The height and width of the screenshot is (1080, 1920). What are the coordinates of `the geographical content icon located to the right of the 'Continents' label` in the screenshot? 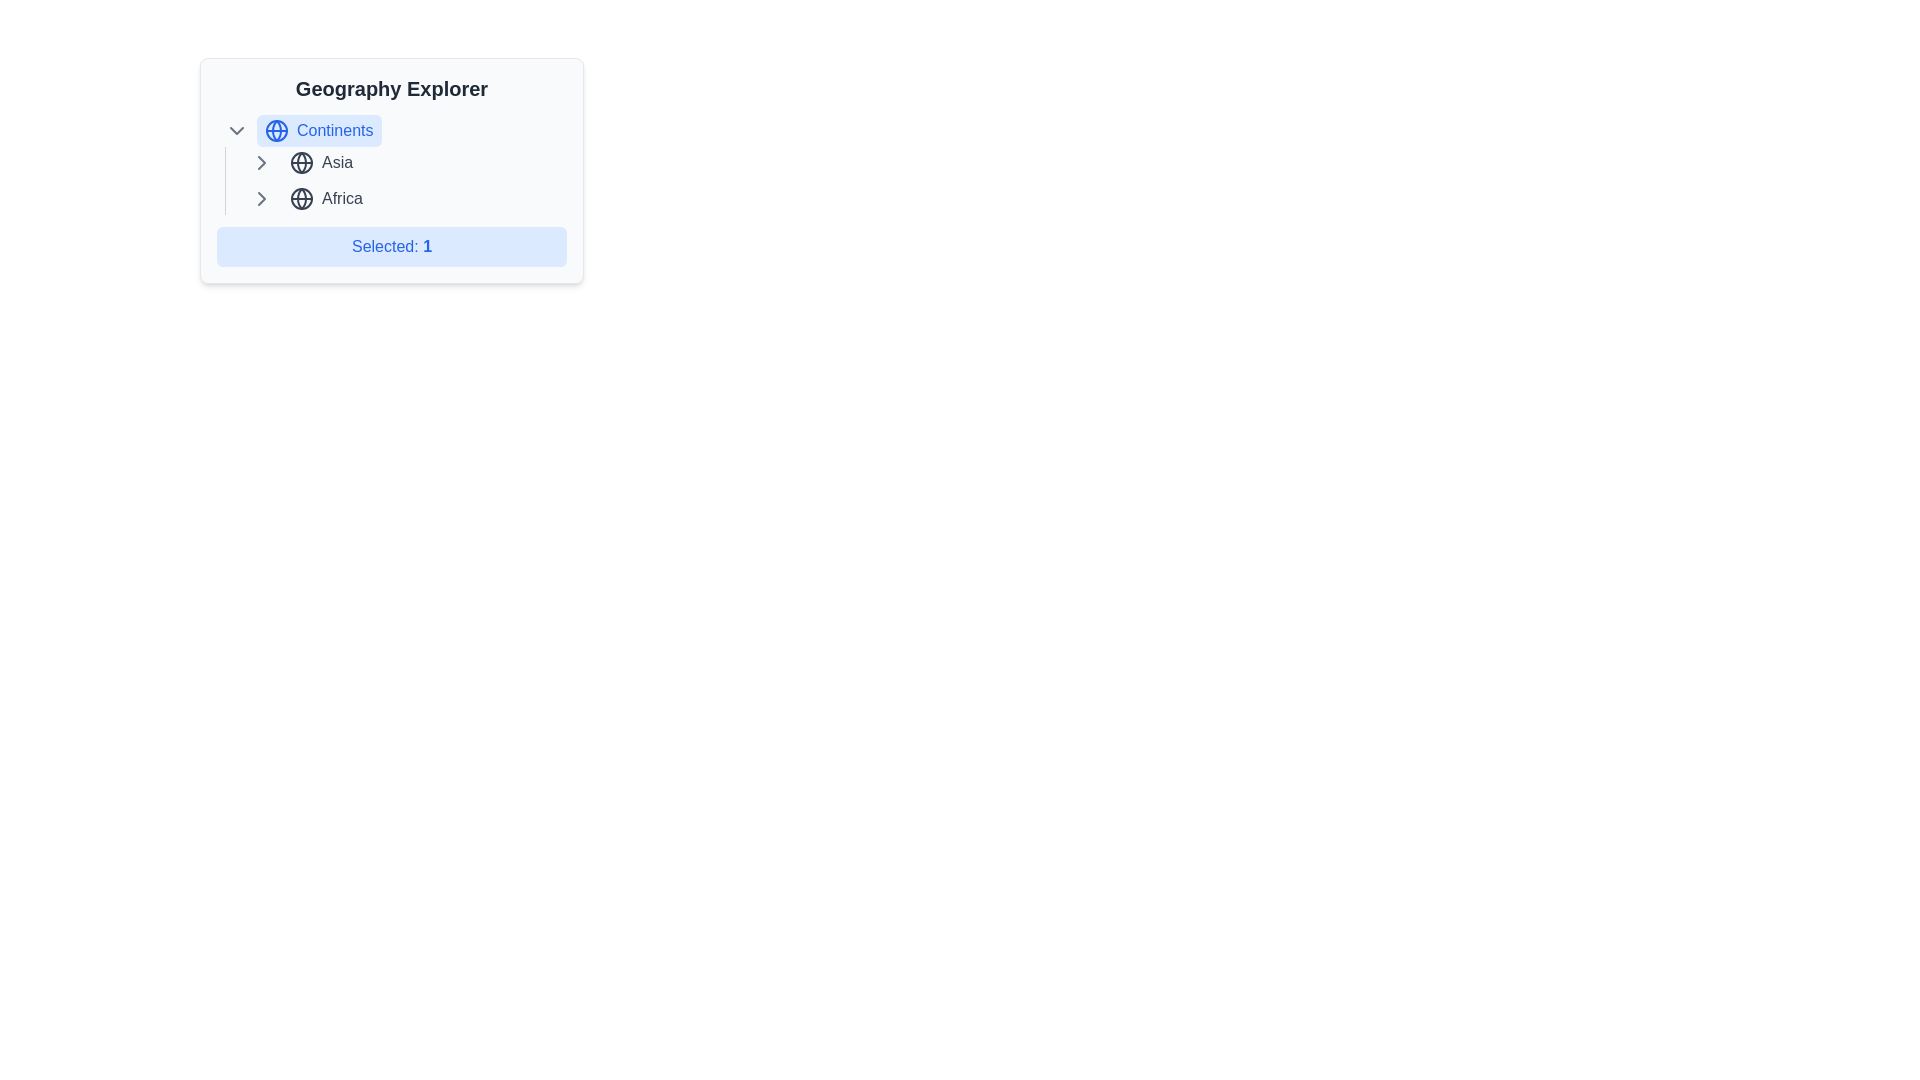 It's located at (276, 131).